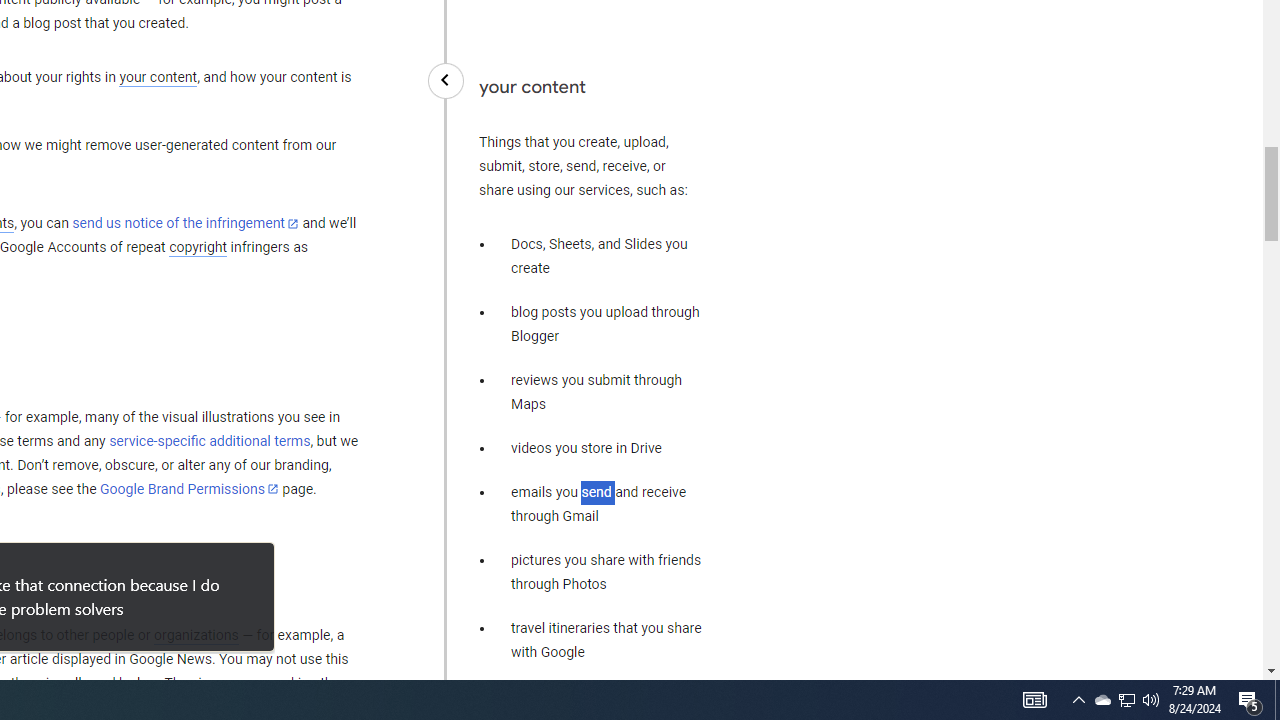  What do you see at coordinates (185, 224) in the screenshot?
I see `'send us notice of the infringement'` at bounding box center [185, 224].